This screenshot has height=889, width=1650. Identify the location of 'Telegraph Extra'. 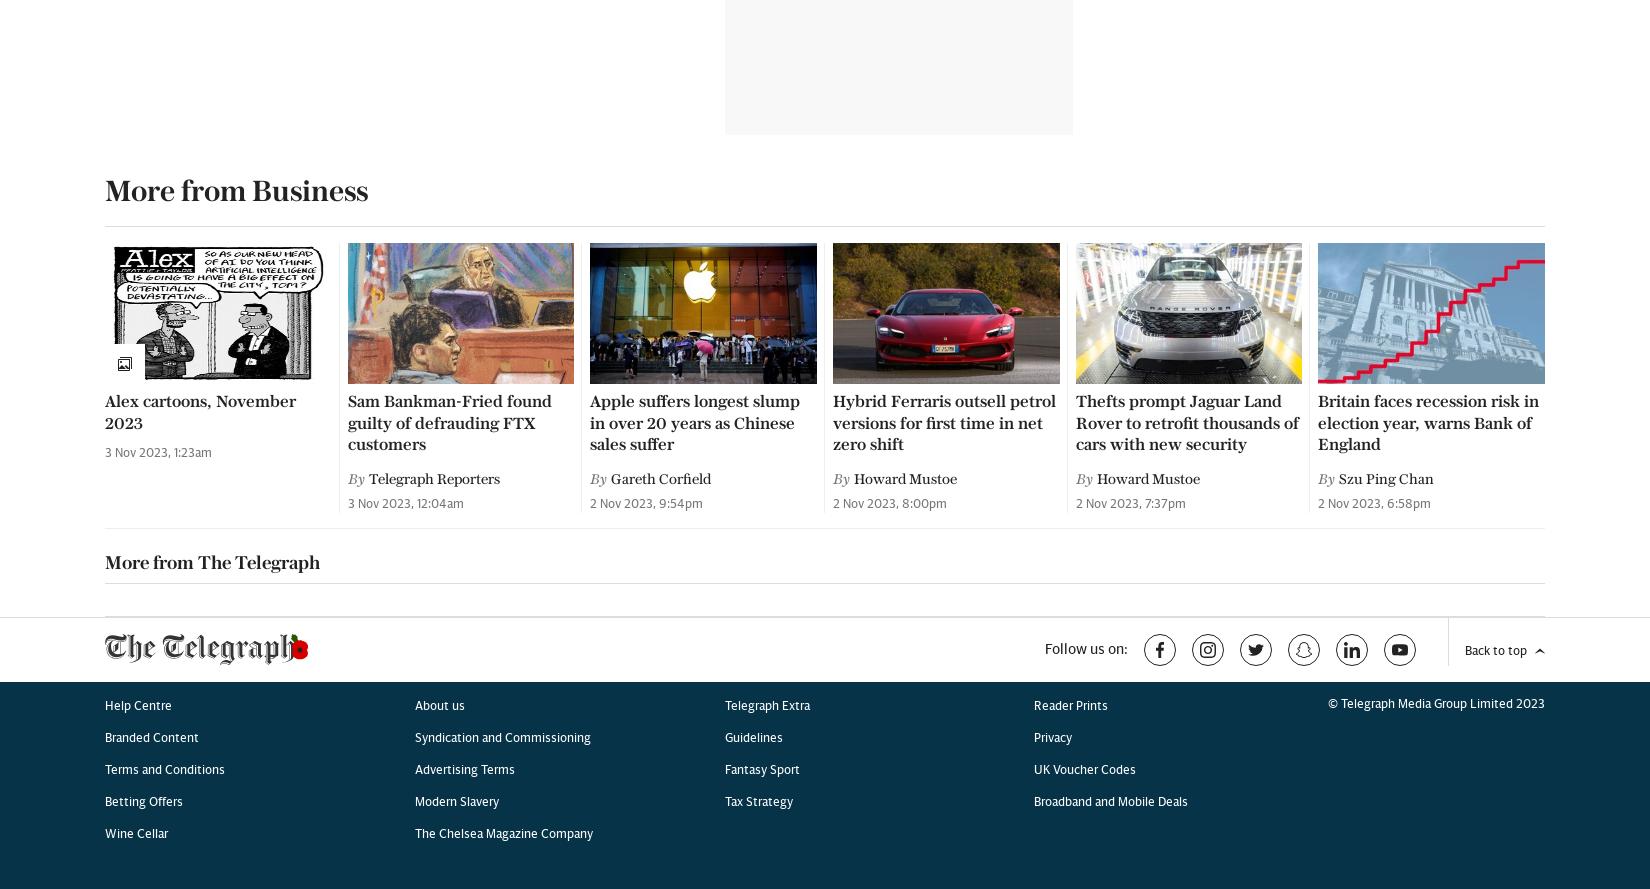
(765, 87).